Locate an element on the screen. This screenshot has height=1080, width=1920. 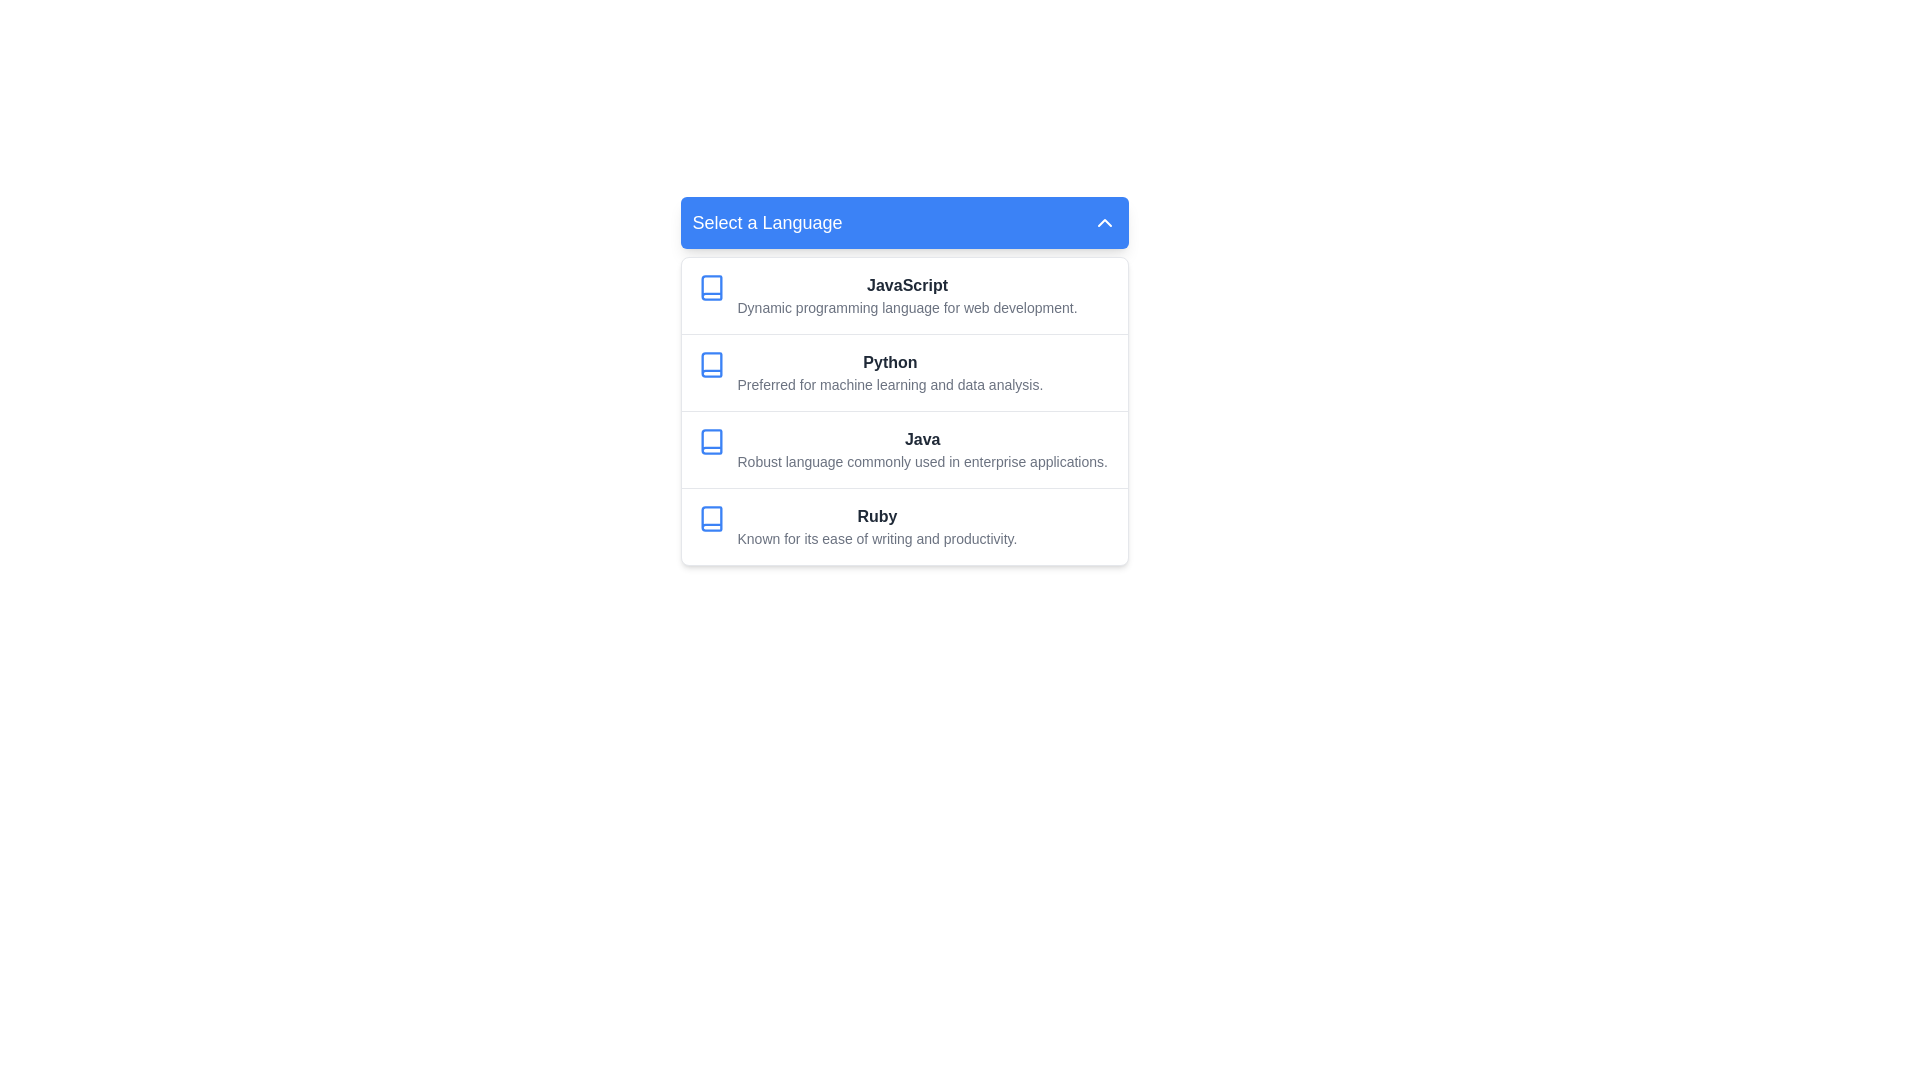
the 'Ruby' text element, which serves as the title of the last option in the dropdown menu below the 'Select a Language' label is located at coordinates (877, 515).